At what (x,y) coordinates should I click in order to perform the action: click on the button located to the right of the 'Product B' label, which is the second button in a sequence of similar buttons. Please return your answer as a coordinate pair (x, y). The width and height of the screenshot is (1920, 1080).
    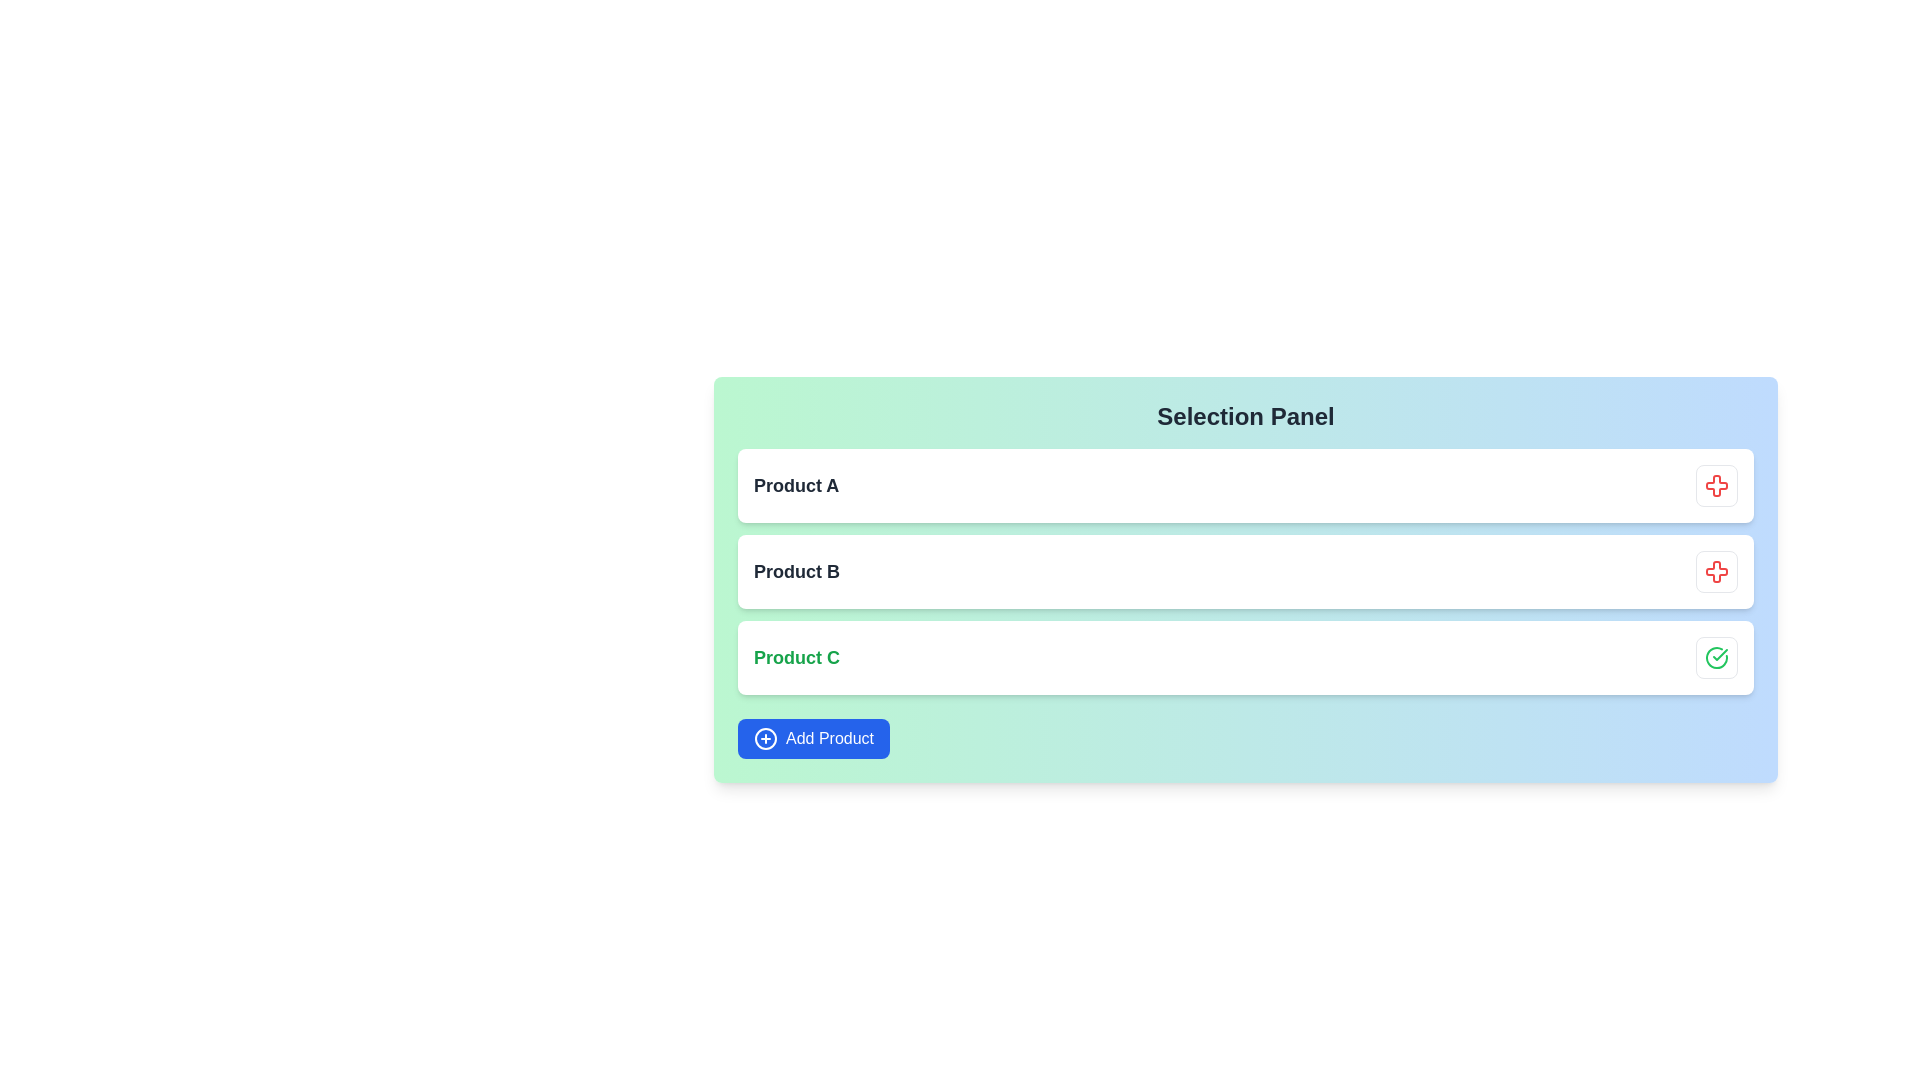
    Looking at the image, I should click on (1716, 571).